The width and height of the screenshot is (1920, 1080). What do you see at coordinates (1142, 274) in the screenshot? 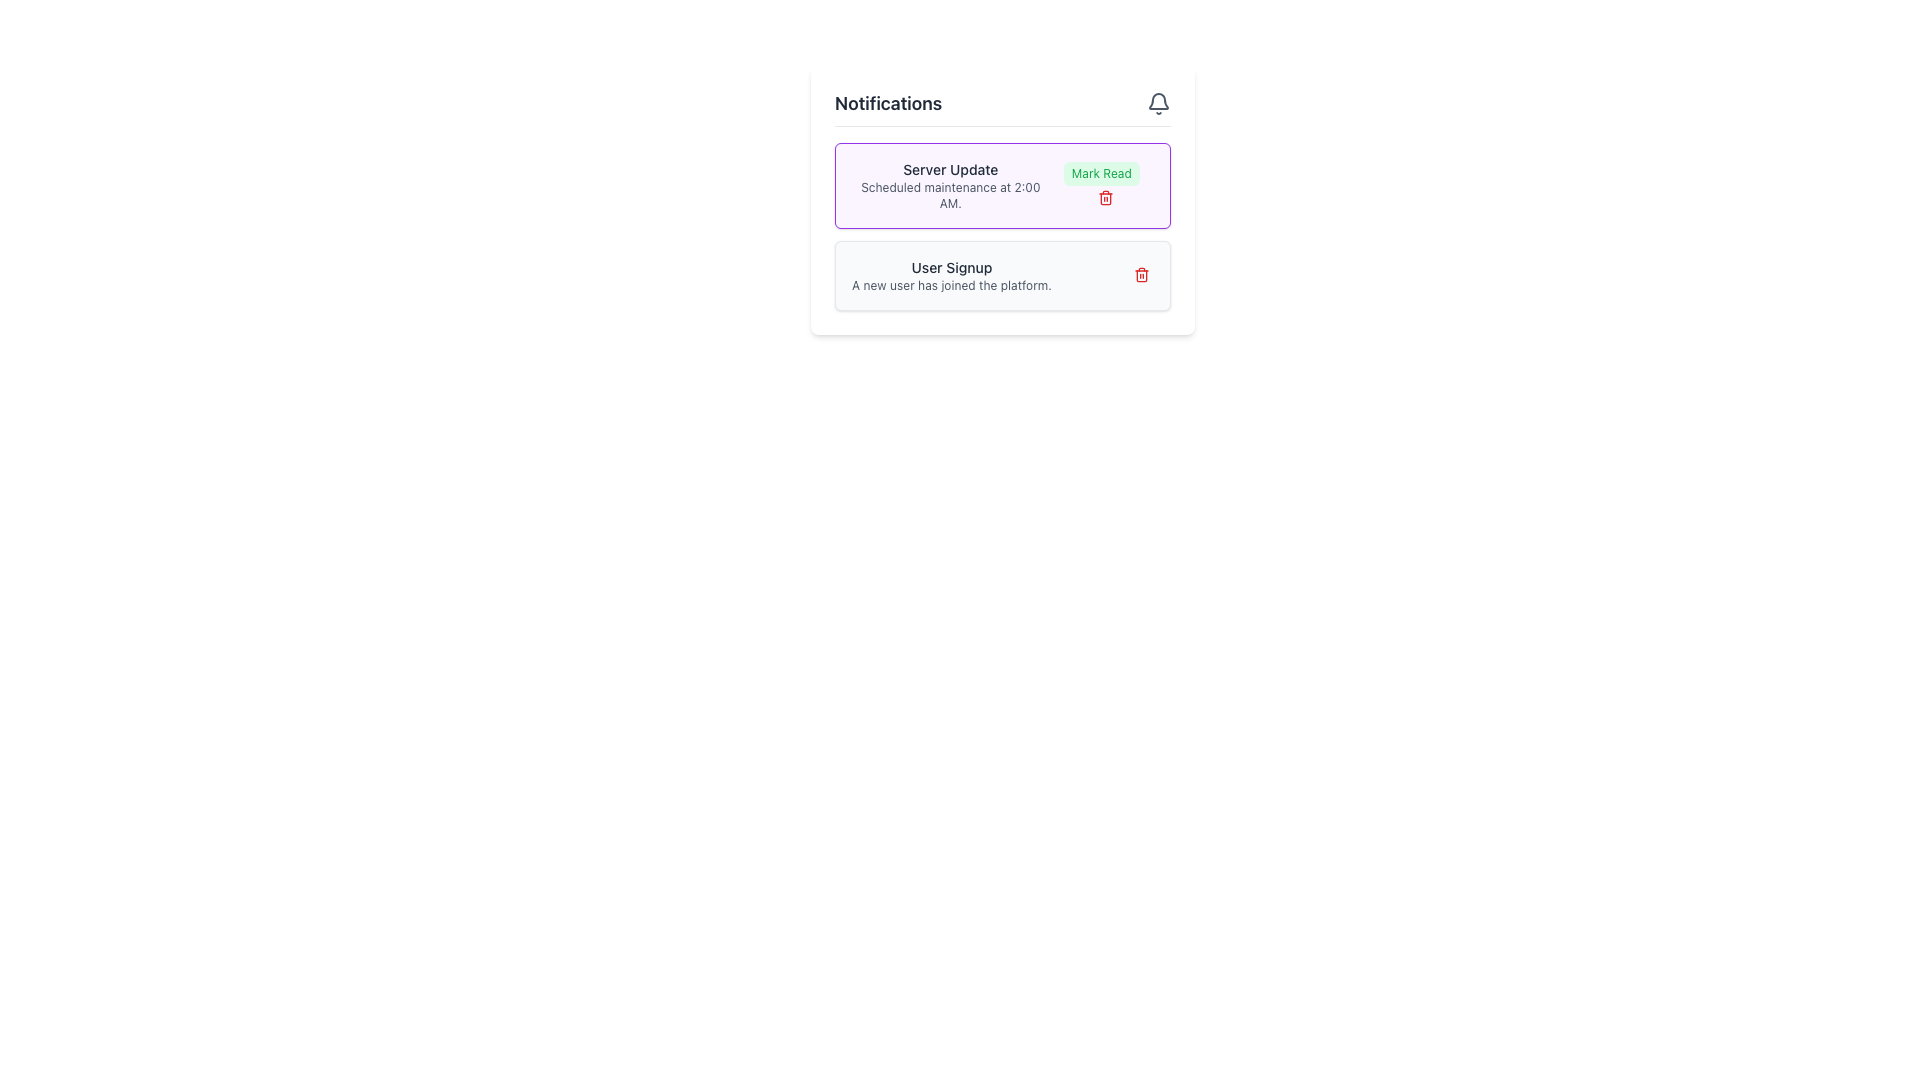
I see `the delete icon button located in the second notification block, aligned to the right of the text 'User Signup: A new user has joined the platform'` at bounding box center [1142, 274].